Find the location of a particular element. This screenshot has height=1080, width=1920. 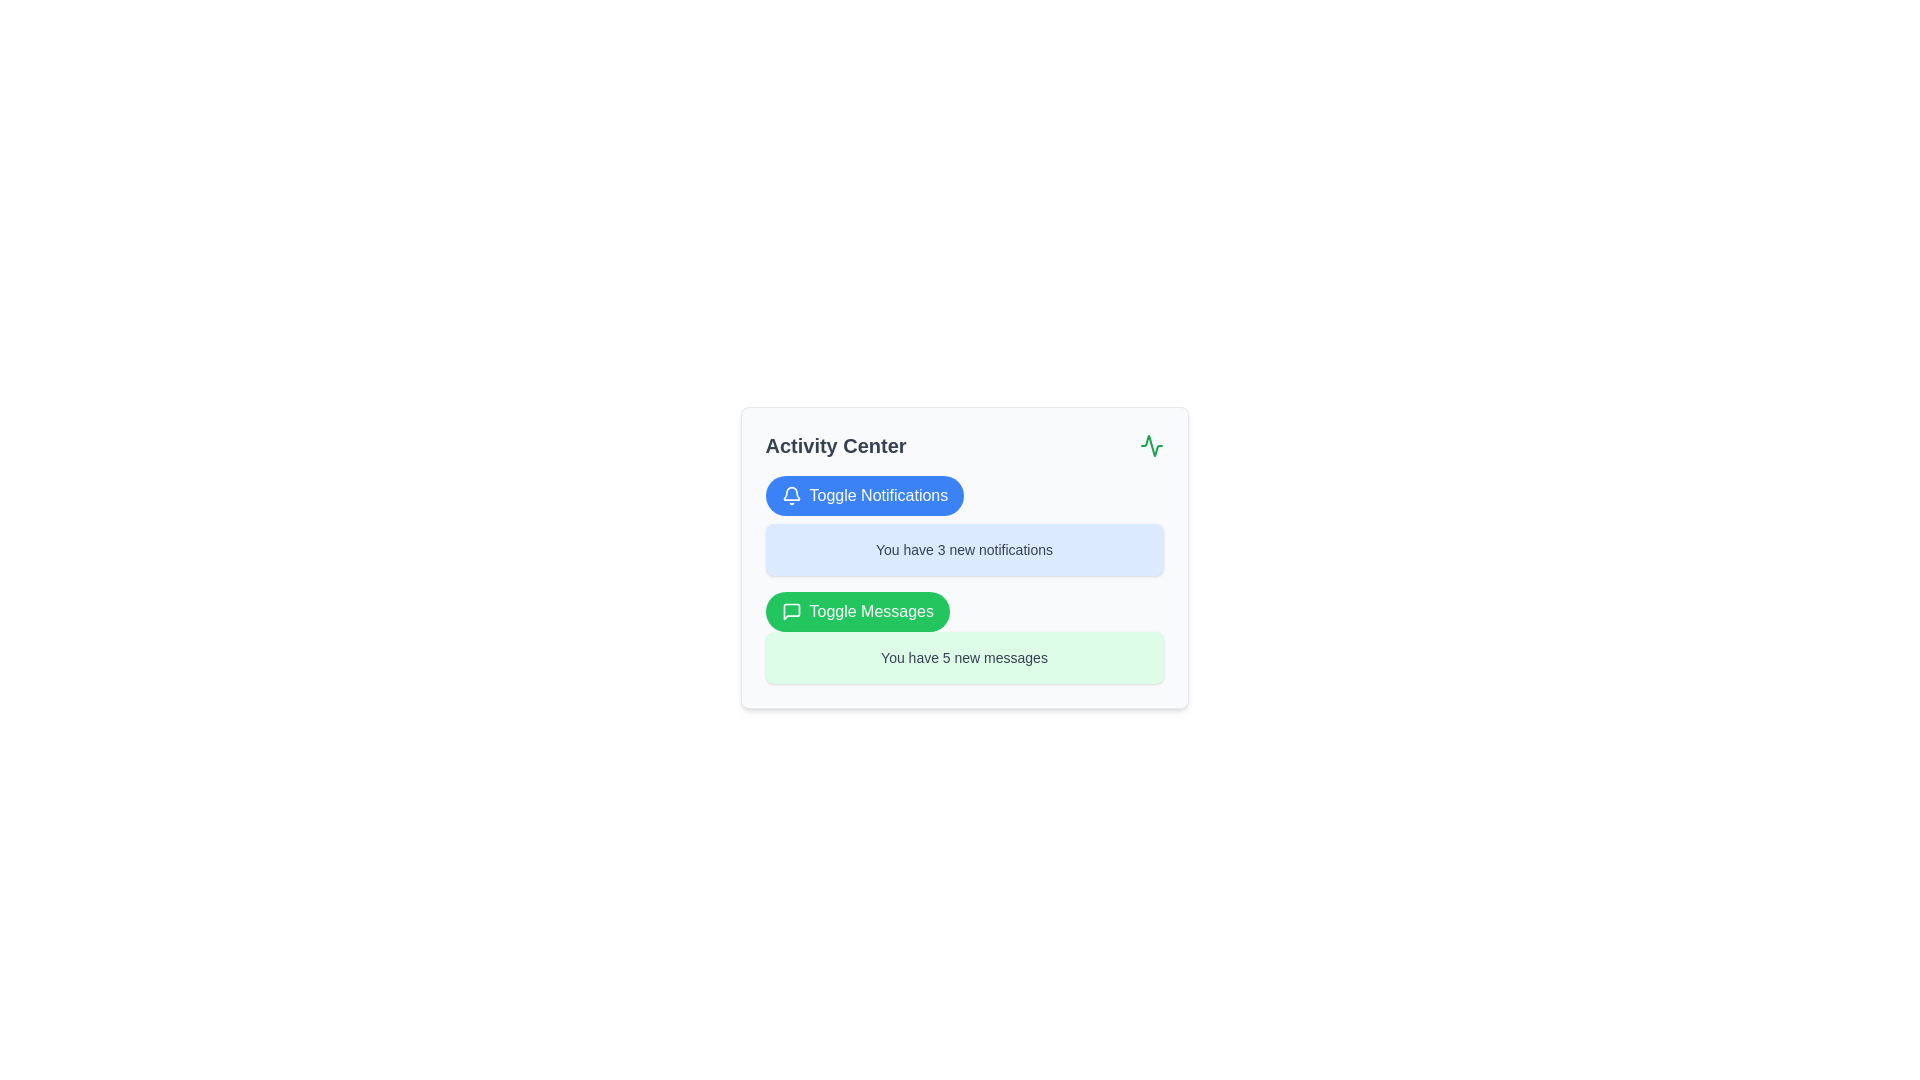

the bell icon, which is part of the 'Toggle Notifications' button located at the top-left quadrant of the interface is located at coordinates (790, 495).